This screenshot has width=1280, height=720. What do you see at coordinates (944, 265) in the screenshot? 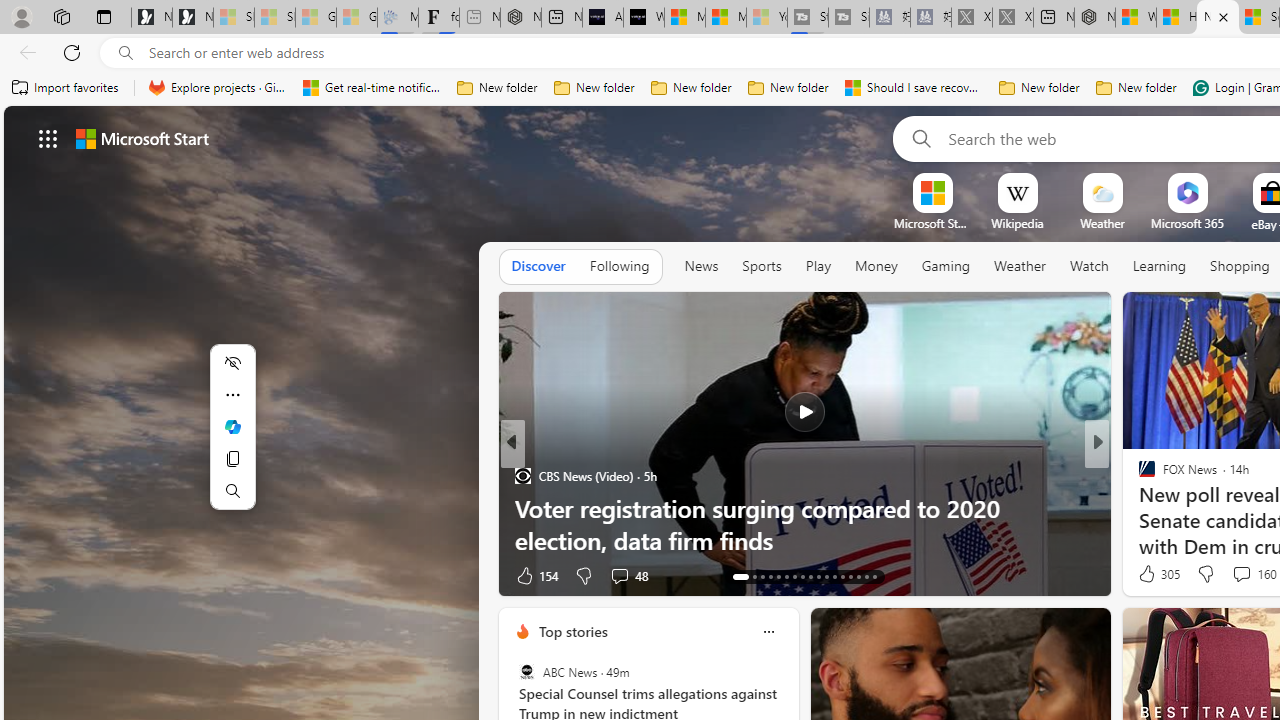
I see `'Gaming'` at bounding box center [944, 265].